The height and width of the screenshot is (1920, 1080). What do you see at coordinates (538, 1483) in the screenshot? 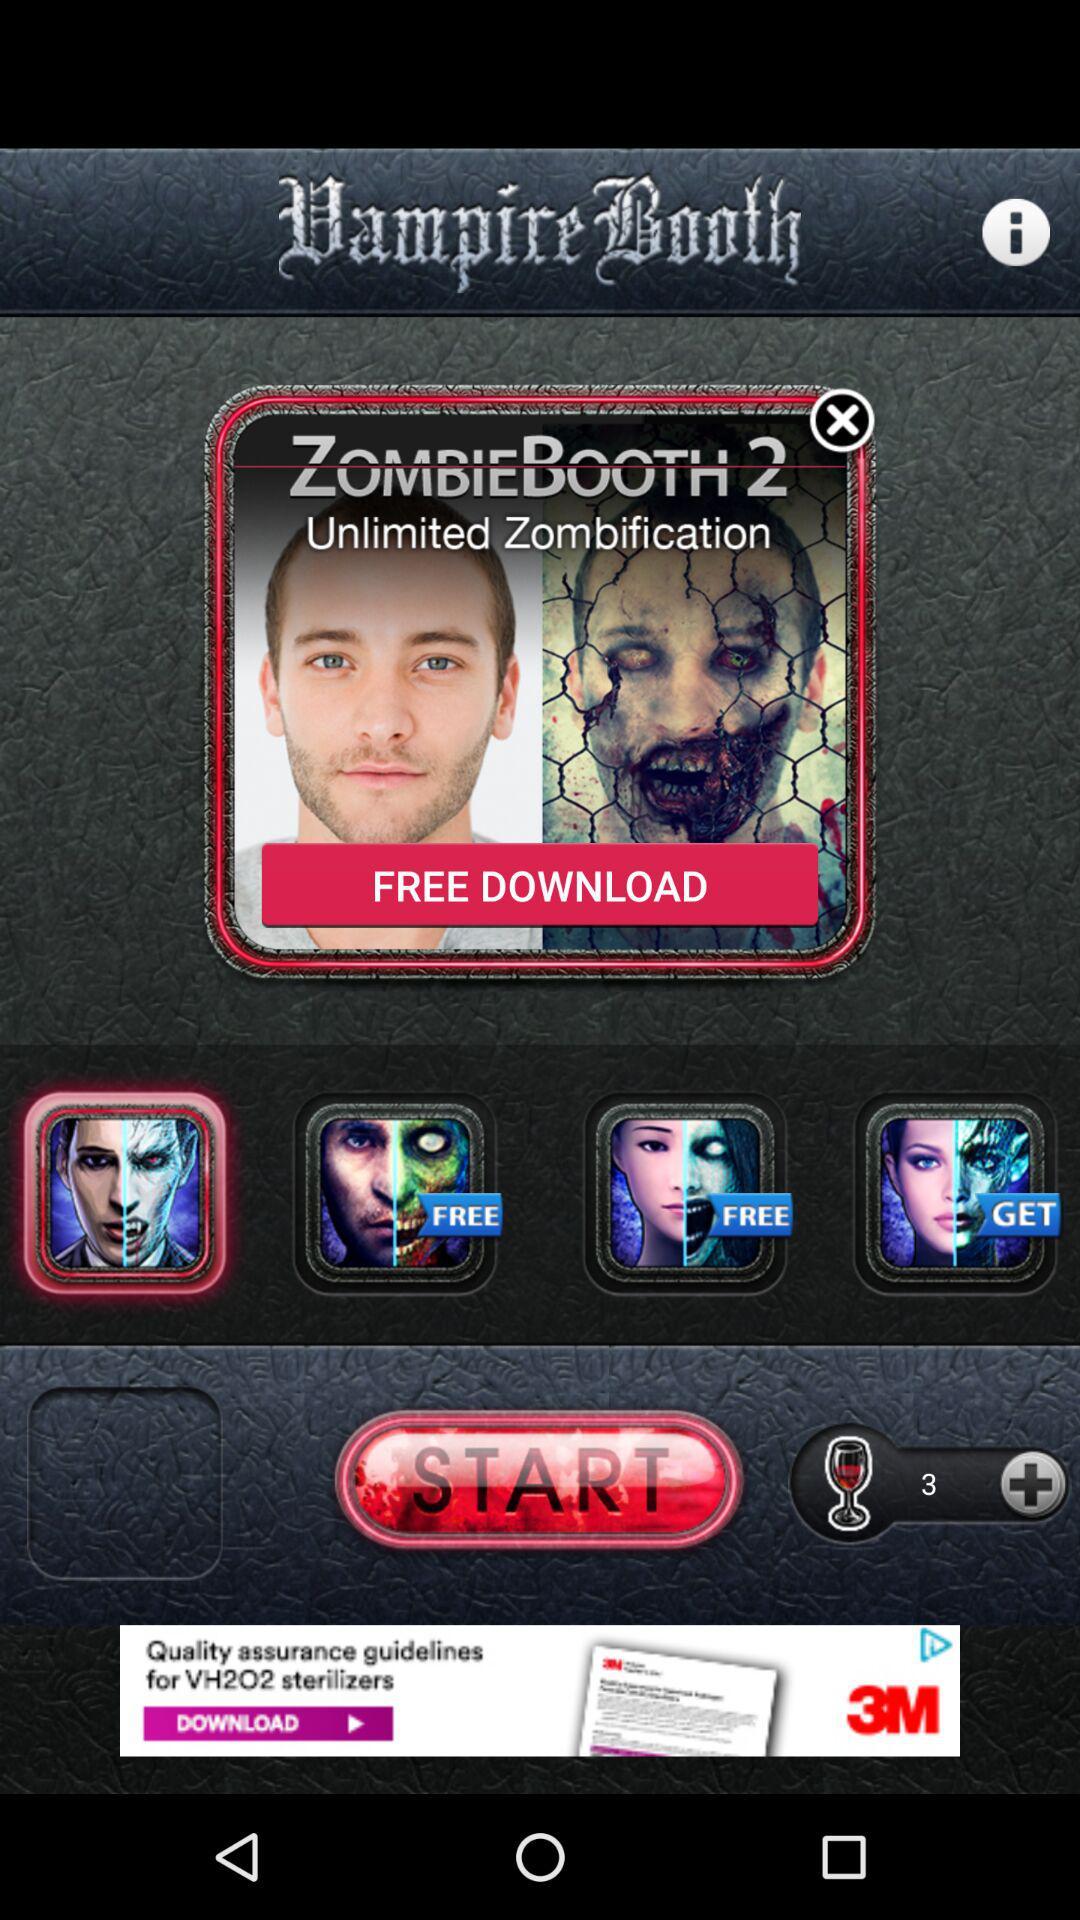
I see `start button` at bounding box center [538, 1483].